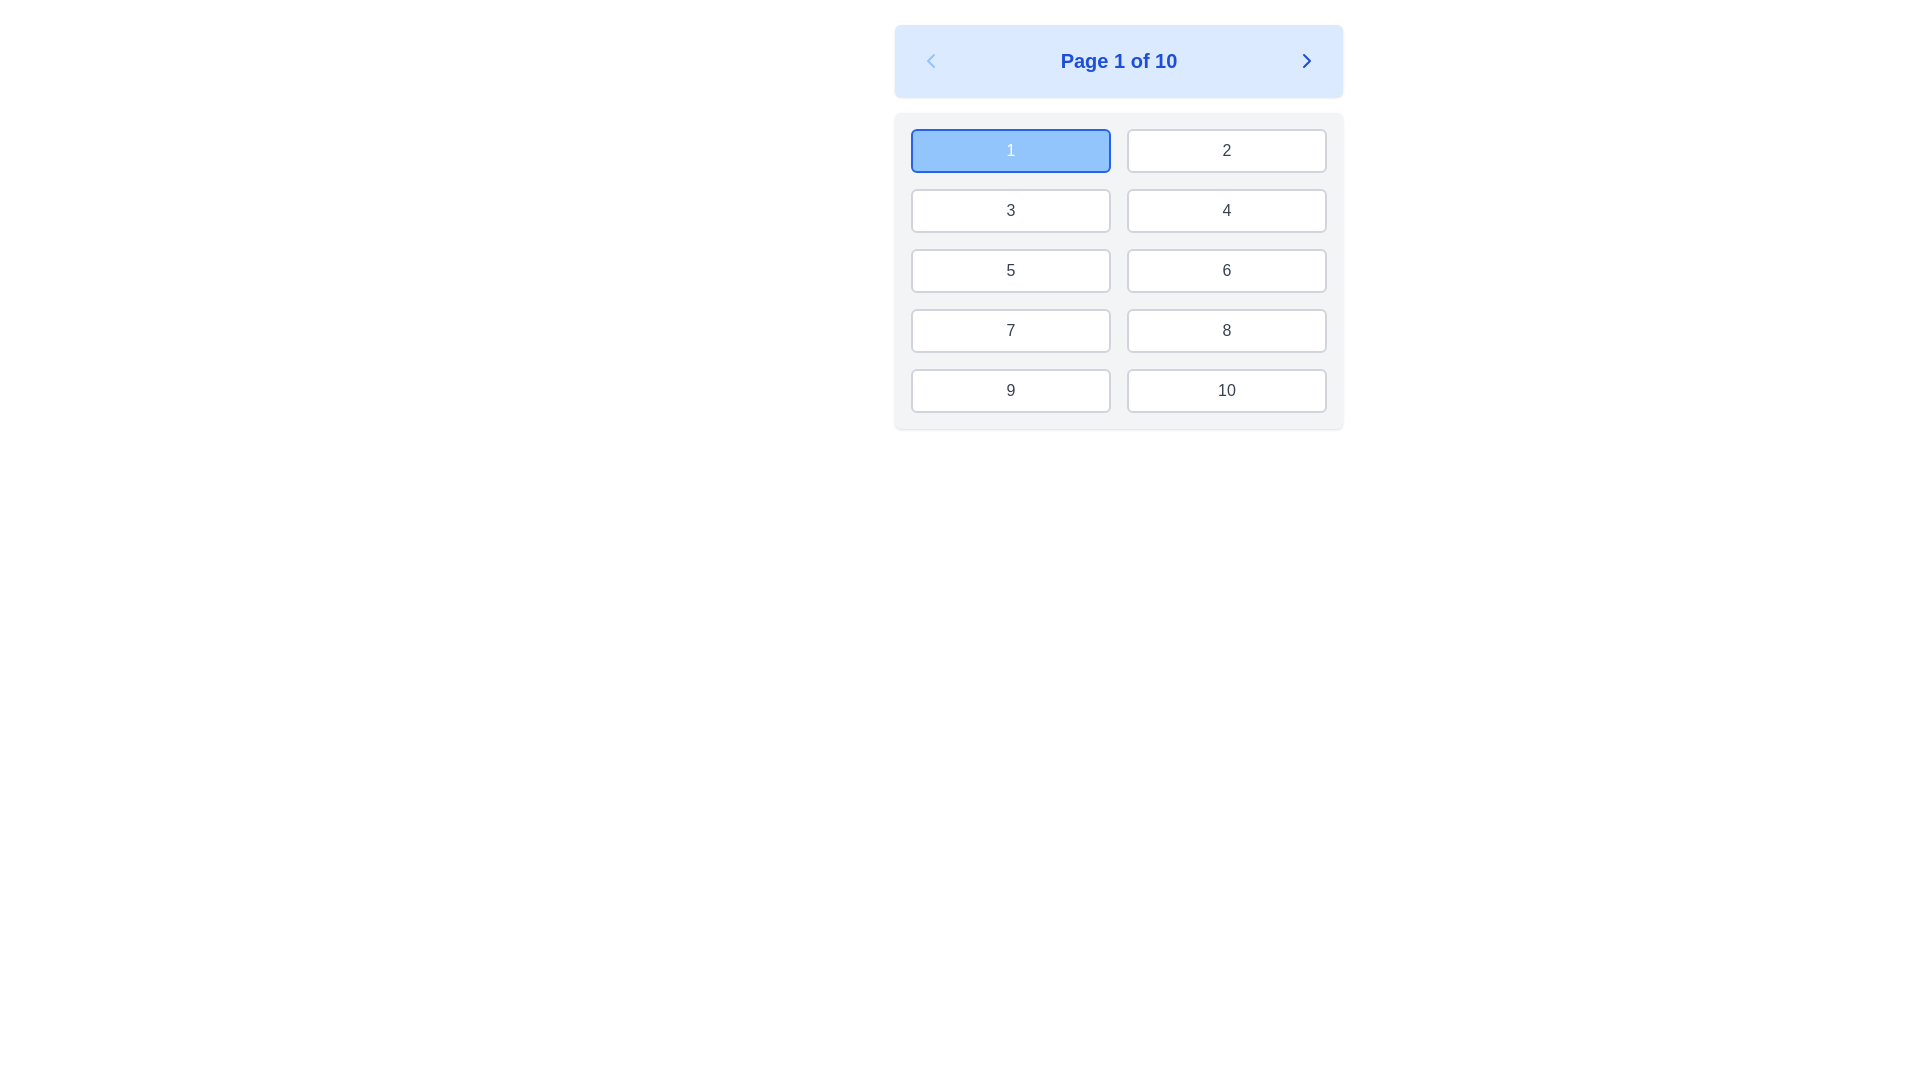  Describe the element at coordinates (1226, 149) in the screenshot. I see `the page navigation button that allows users to move to page 2, located to the right of the button labeled '1', to change its background color` at that location.